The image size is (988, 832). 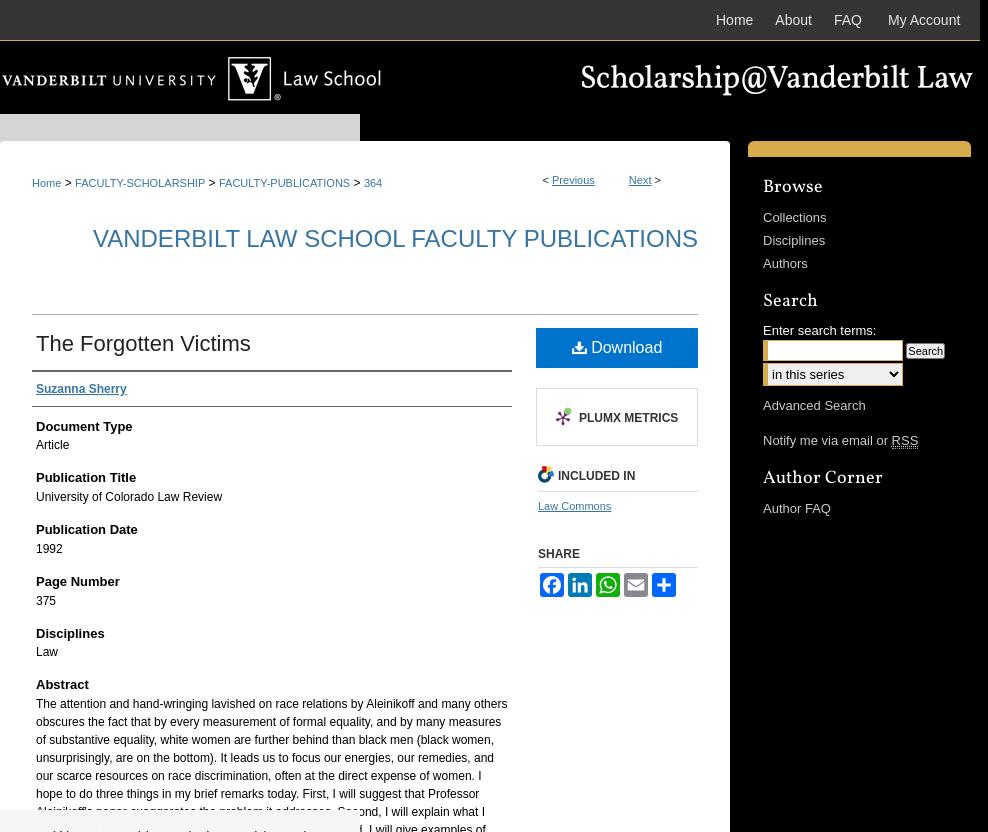 What do you see at coordinates (77, 579) in the screenshot?
I see `'Page Number'` at bounding box center [77, 579].